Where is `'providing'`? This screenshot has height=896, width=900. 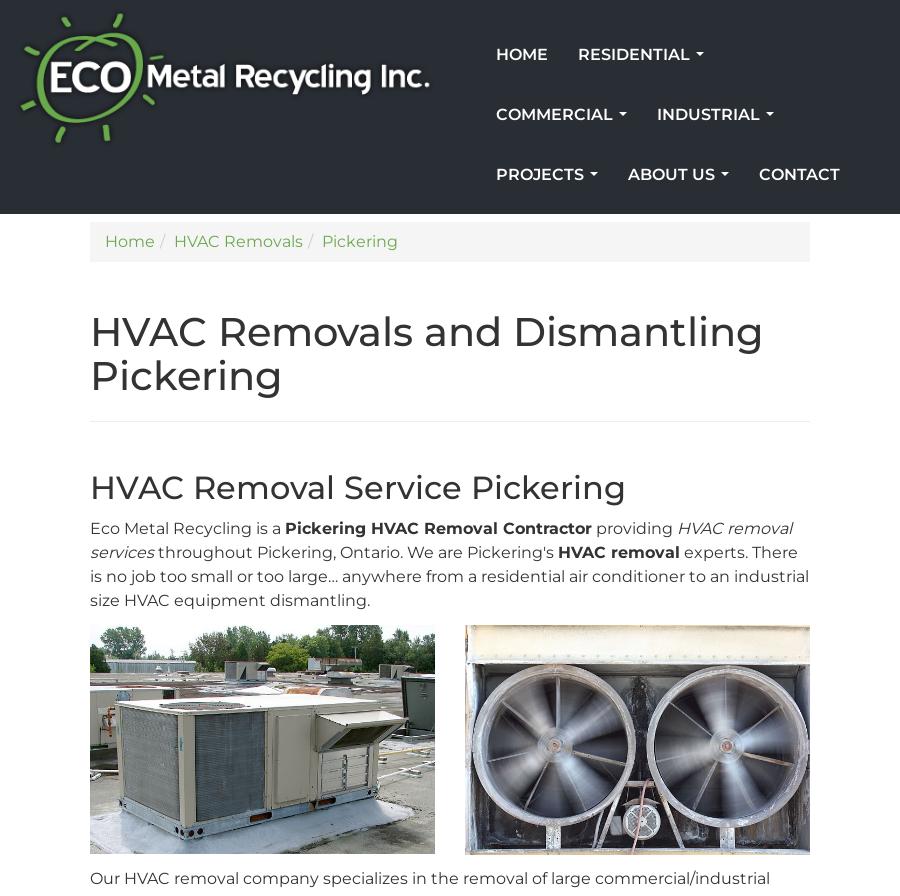
'providing' is located at coordinates (634, 528).